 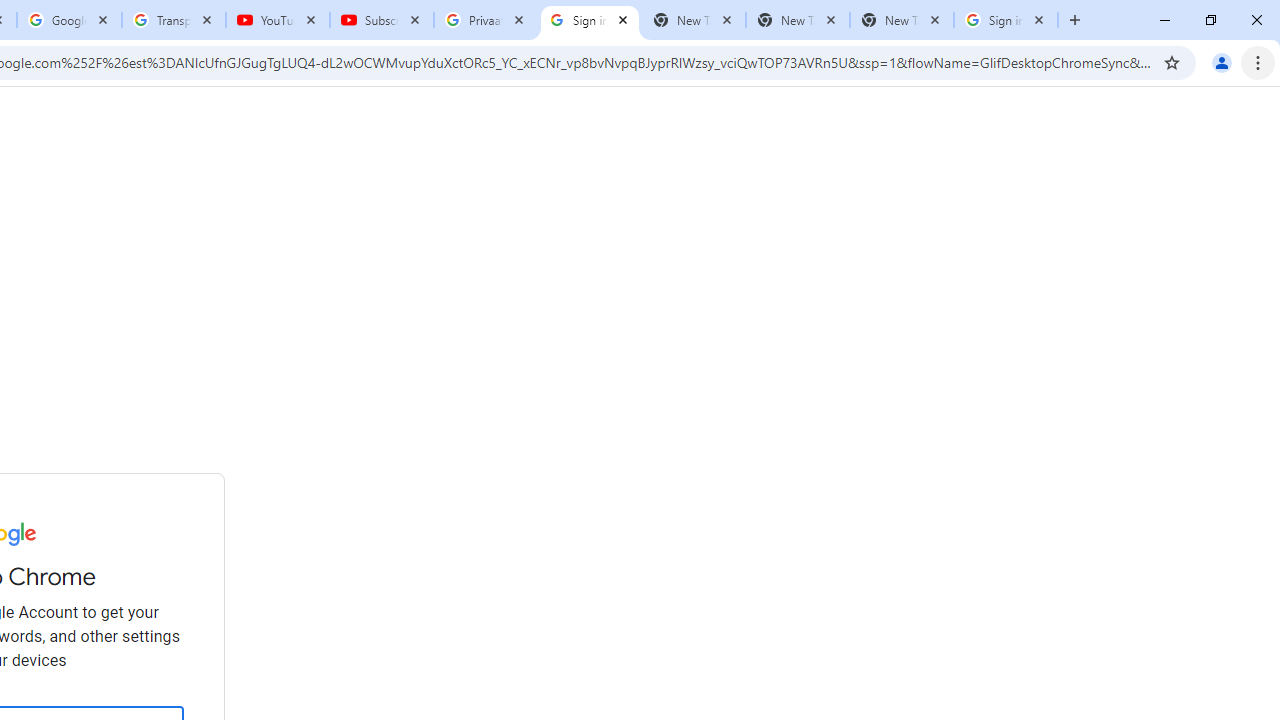 What do you see at coordinates (382, 20) in the screenshot?
I see `'Subscriptions - YouTube'` at bounding box center [382, 20].